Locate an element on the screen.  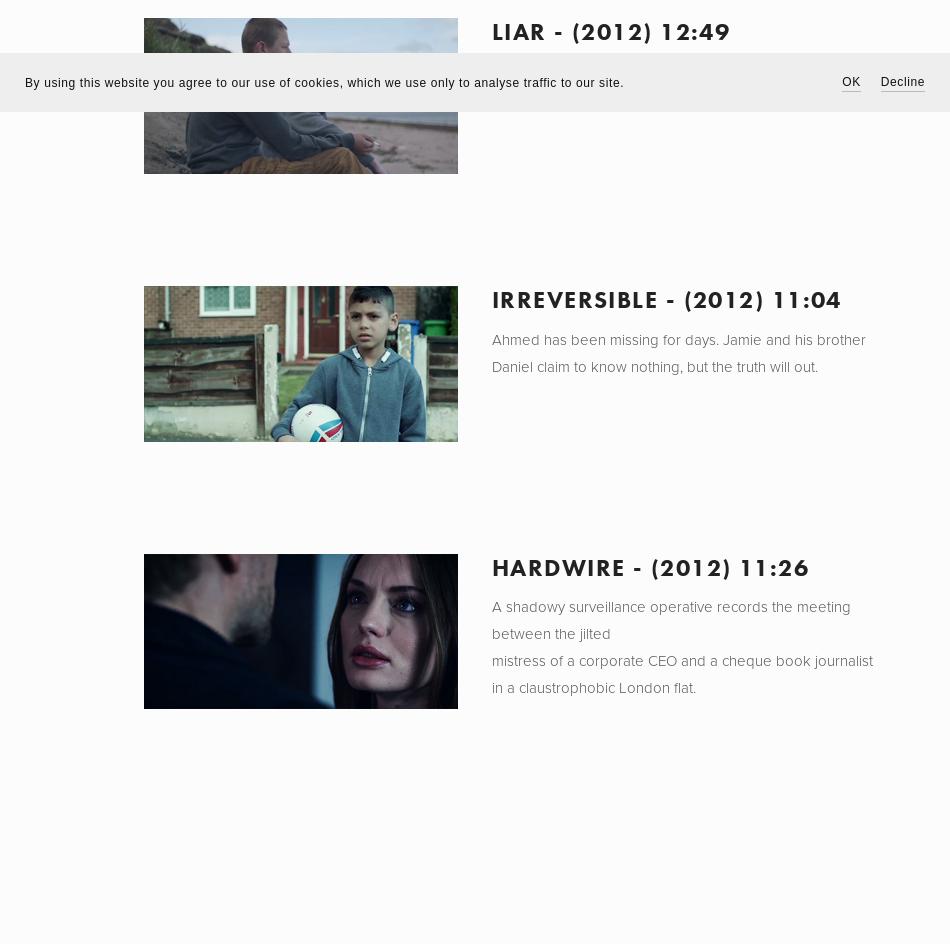
'Hardwire - (2012) 11:26' is located at coordinates (490, 565).